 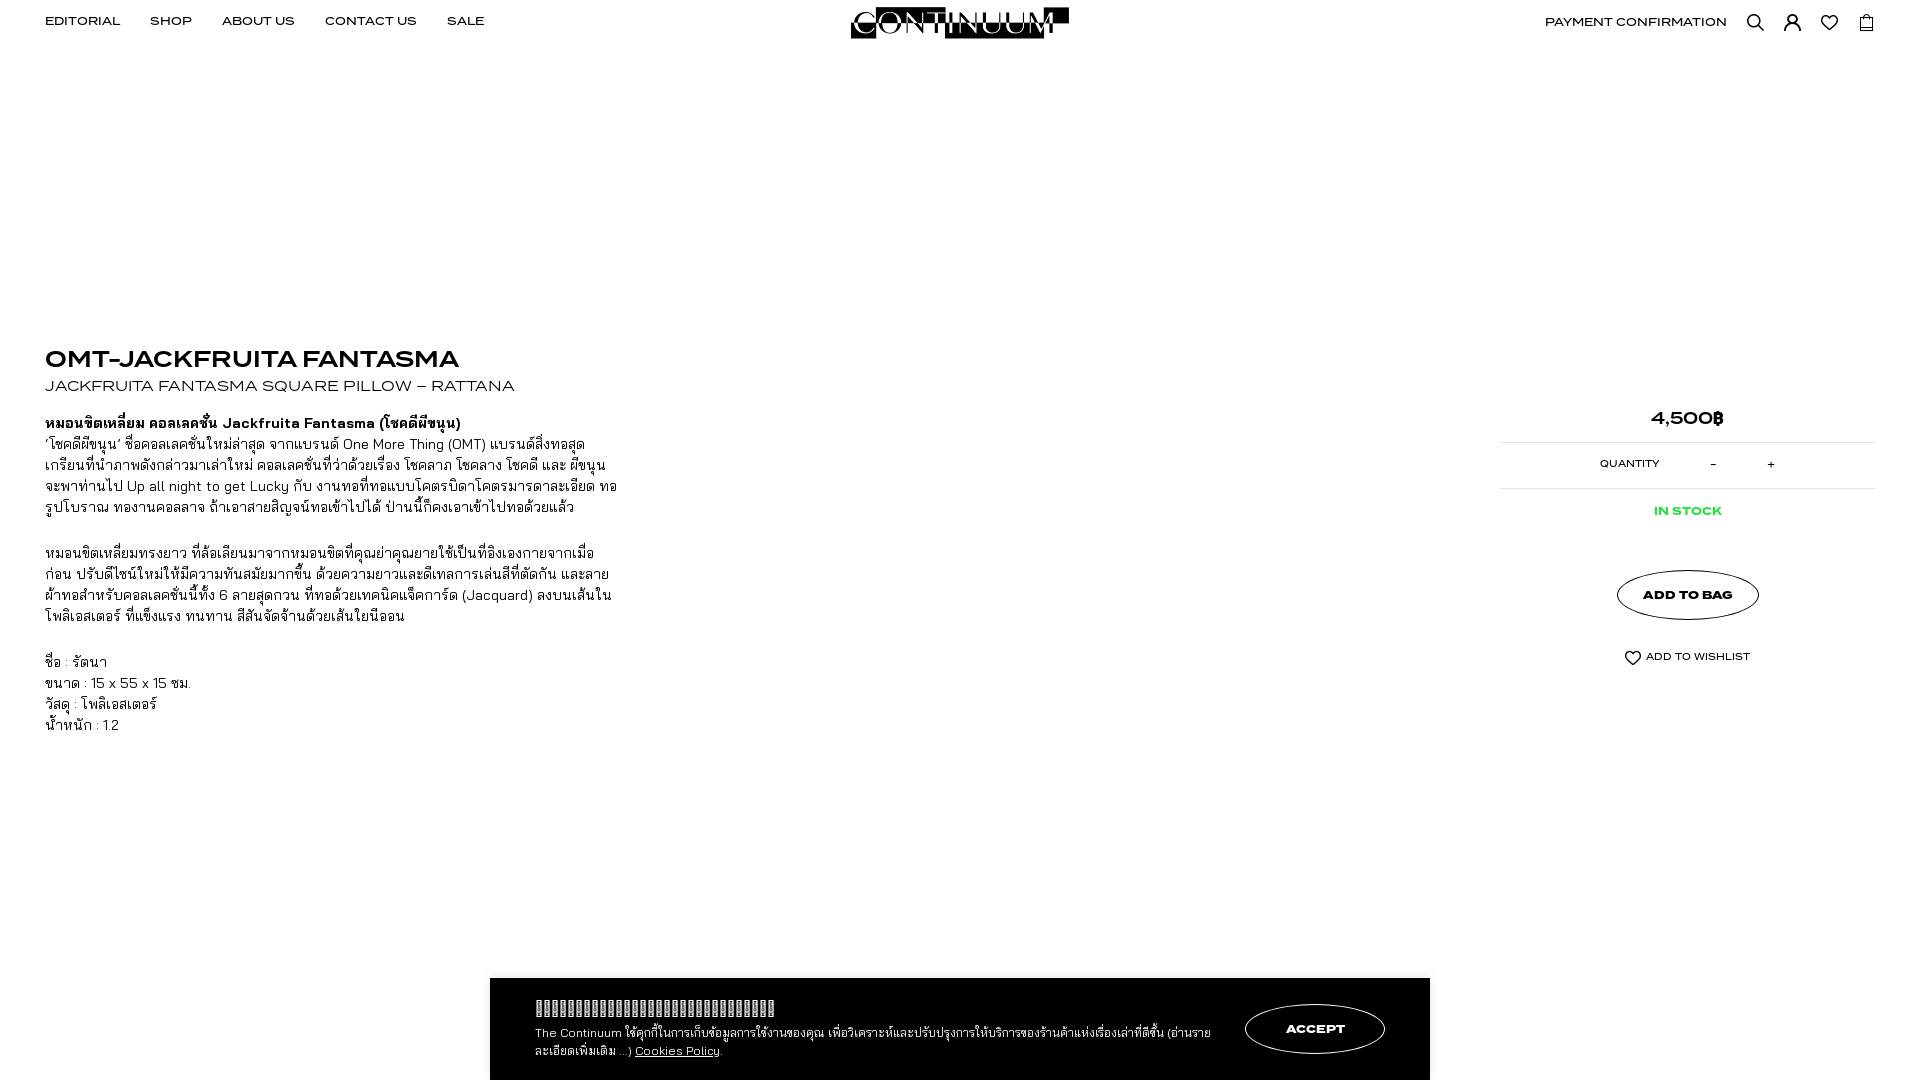 What do you see at coordinates (257, 22) in the screenshot?
I see `'ABOUT US'` at bounding box center [257, 22].